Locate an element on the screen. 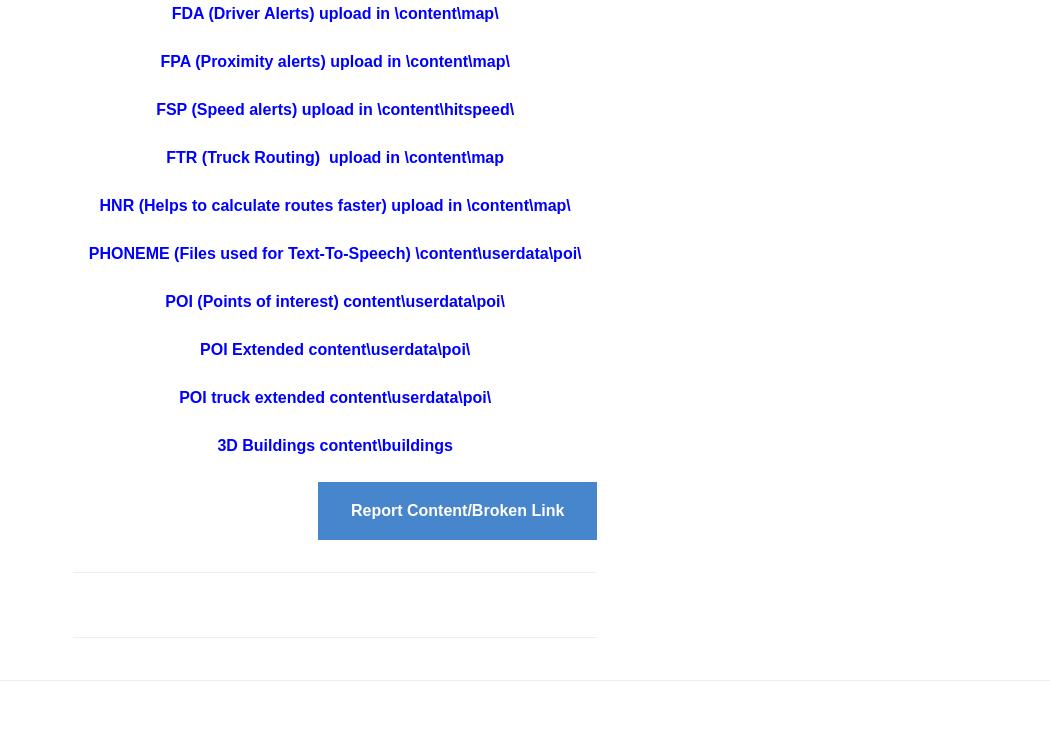 This screenshot has height=730, width=1050. 'FPA (Proximity alerts) upload in \content\map\' is located at coordinates (160, 60).